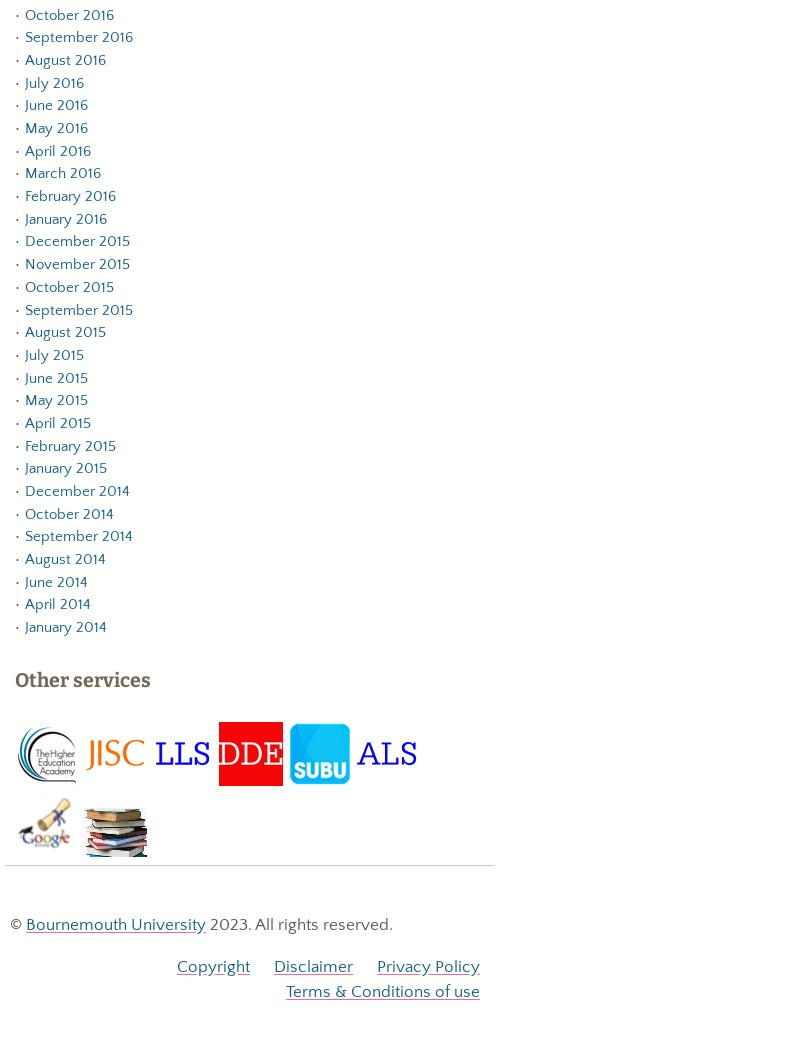 Image resolution: width=805 pixels, height=1045 pixels. Describe the element at coordinates (76, 490) in the screenshot. I see `'December 2014'` at that location.